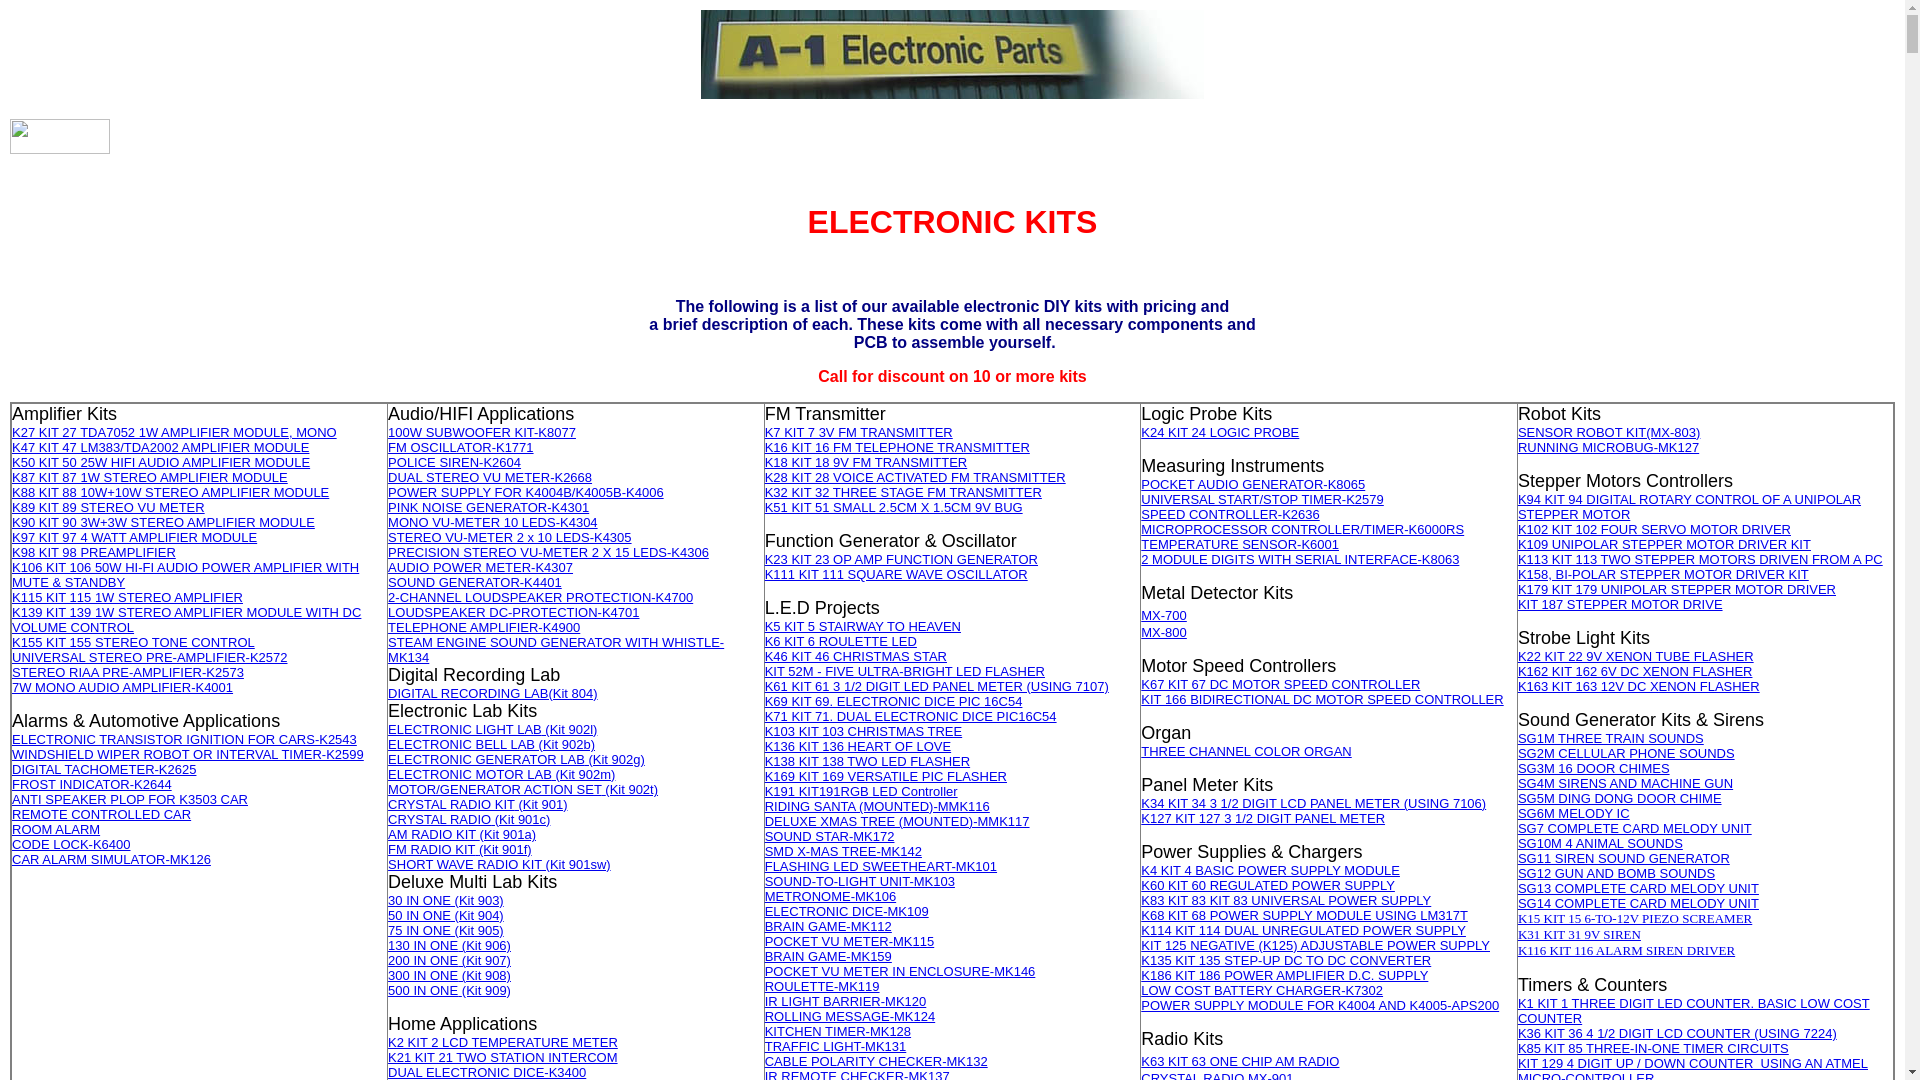 The image size is (1920, 1080). Describe the element at coordinates (516, 759) in the screenshot. I see `'ELECTRONIC GENERATOR LAB (Kit 902g)'` at that location.